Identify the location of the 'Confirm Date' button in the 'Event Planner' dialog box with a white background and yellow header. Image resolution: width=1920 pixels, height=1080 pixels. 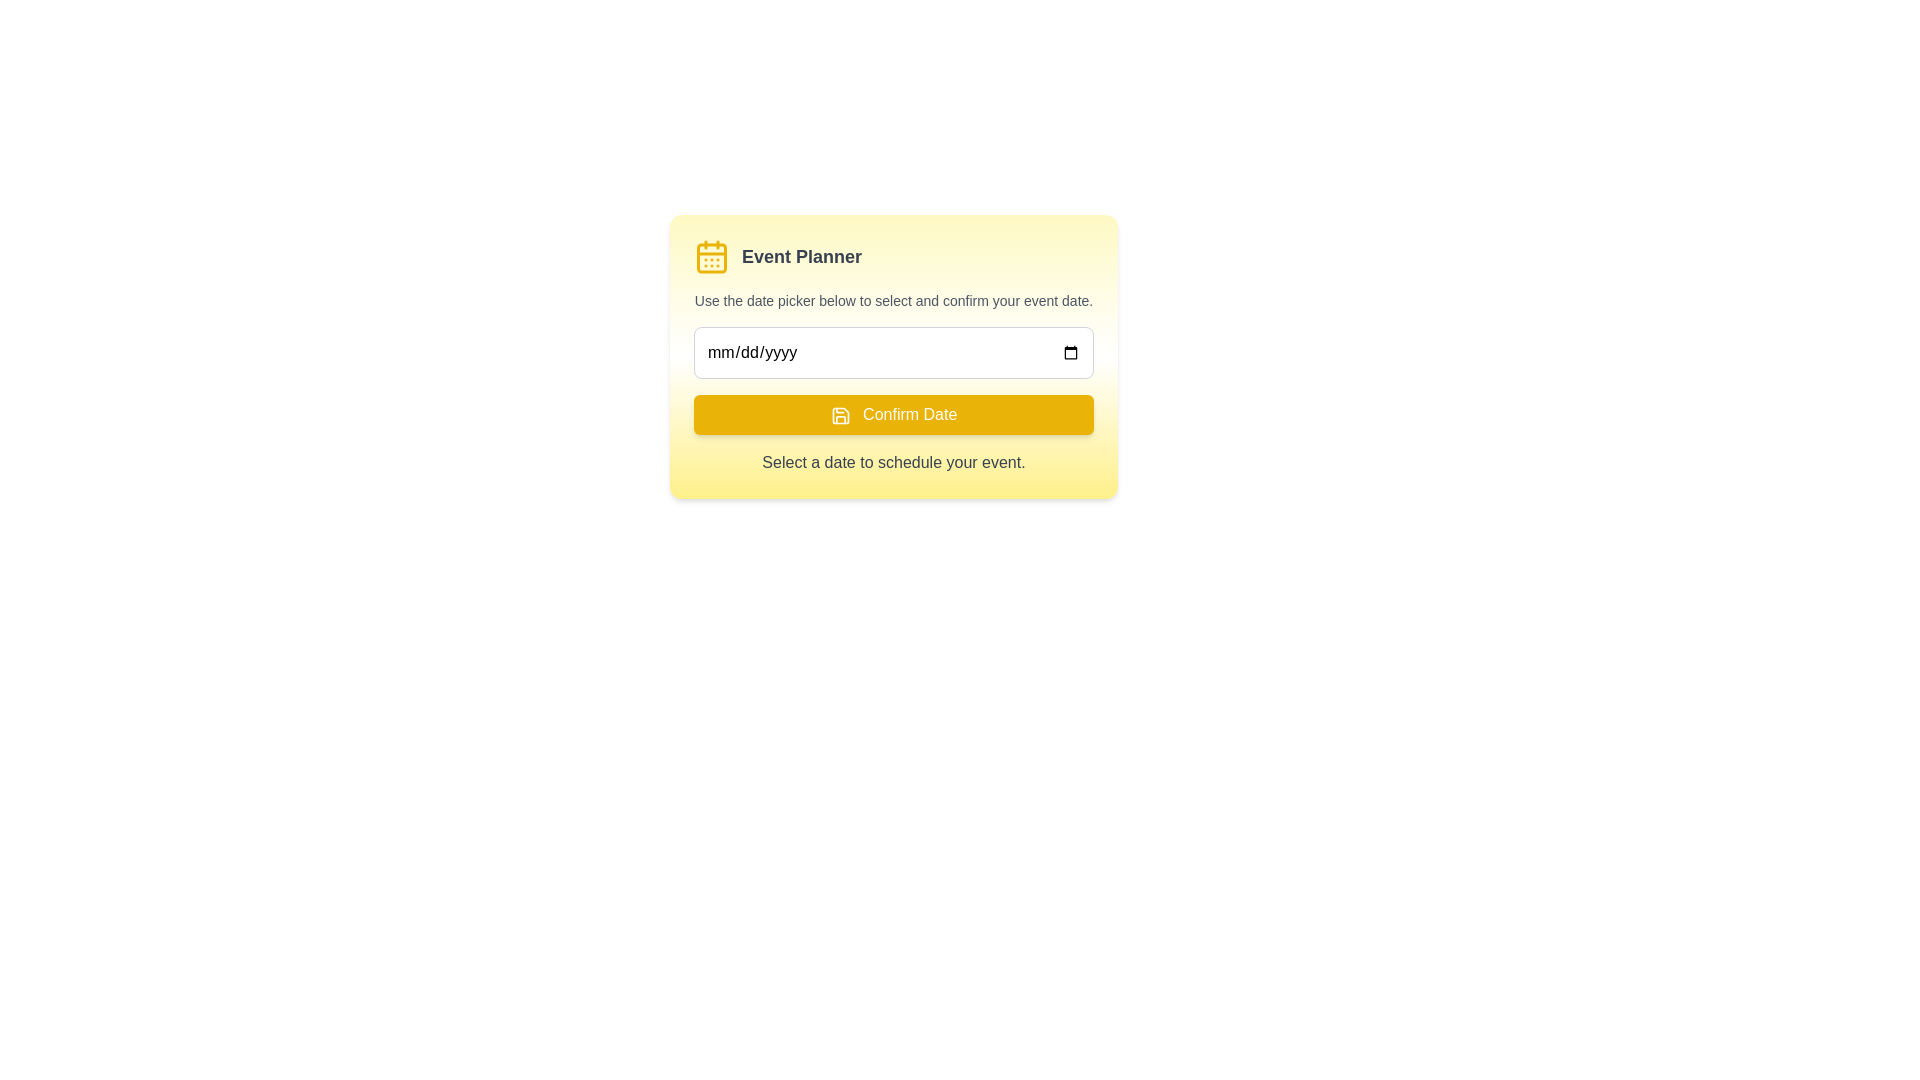
(892, 419).